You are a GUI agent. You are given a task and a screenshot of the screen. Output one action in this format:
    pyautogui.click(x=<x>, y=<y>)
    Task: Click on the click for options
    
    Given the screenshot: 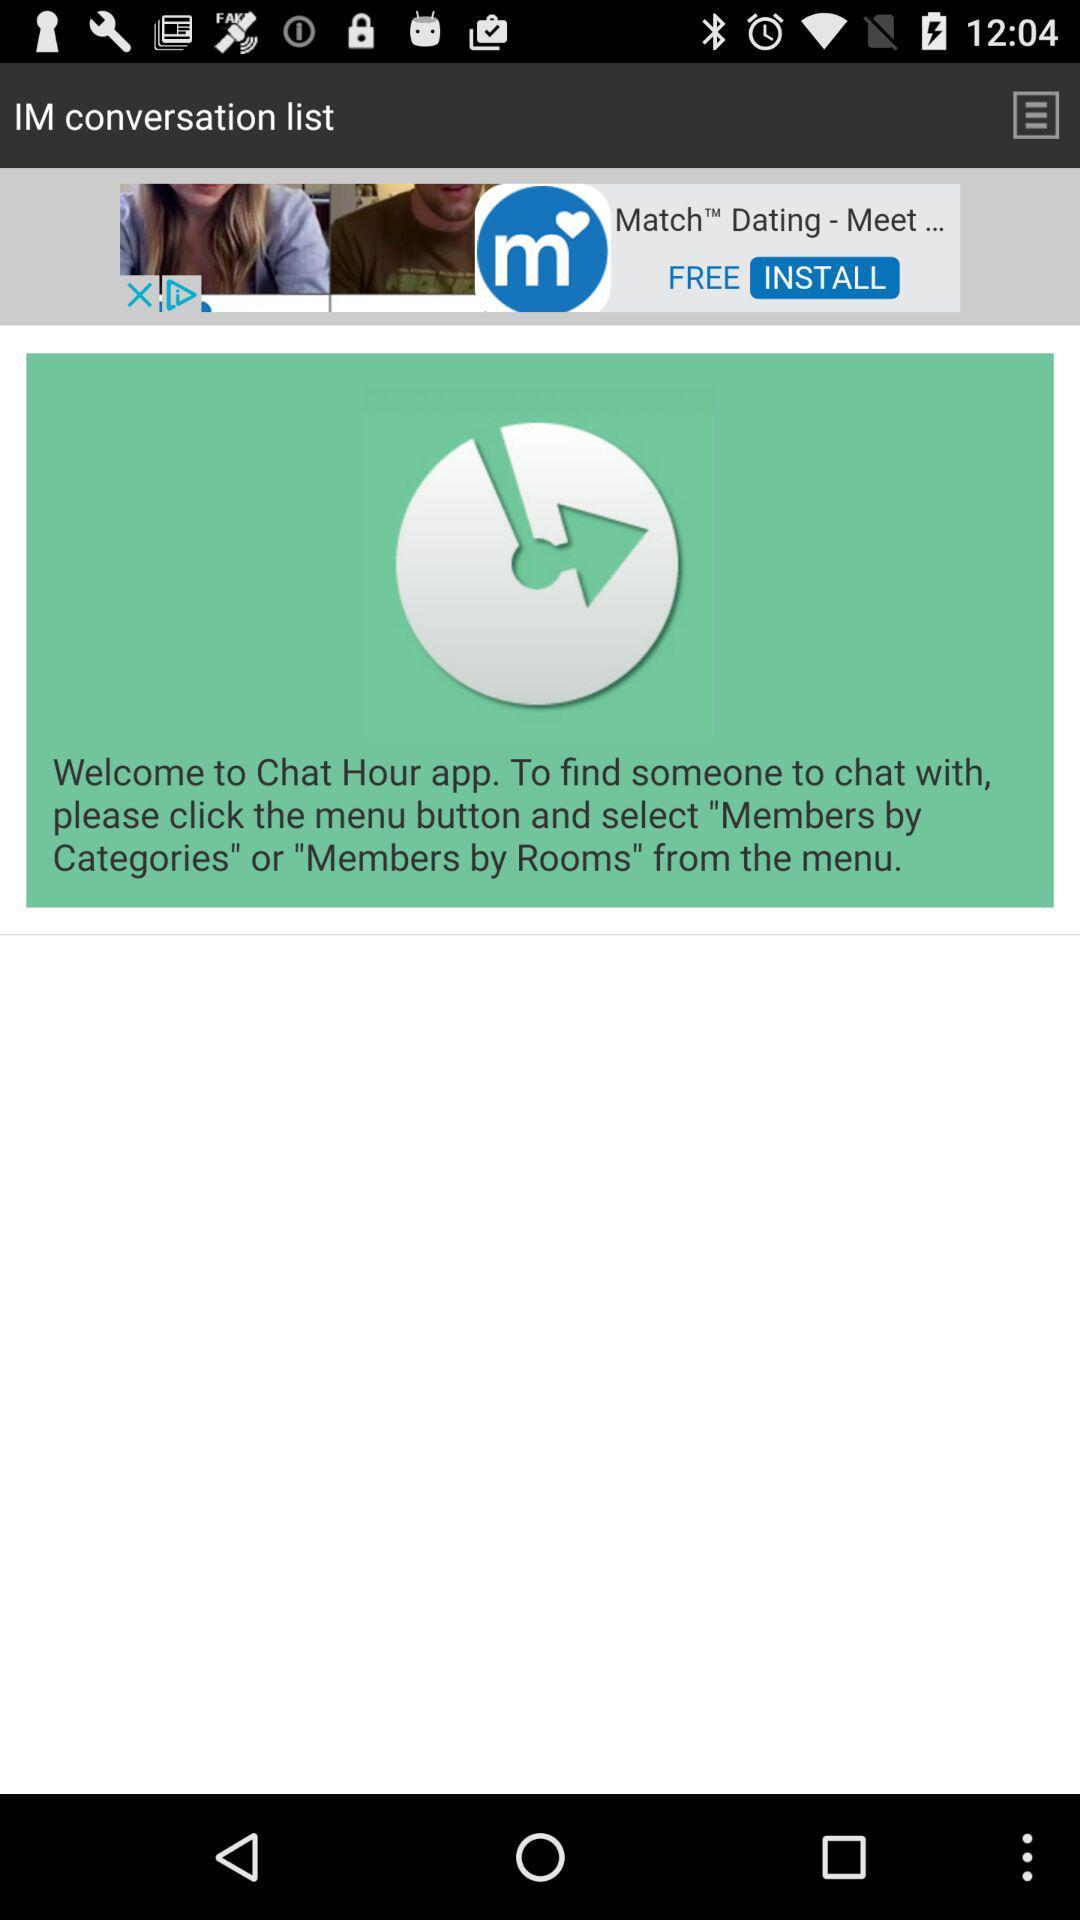 What is the action you would take?
    pyautogui.click(x=1035, y=114)
    